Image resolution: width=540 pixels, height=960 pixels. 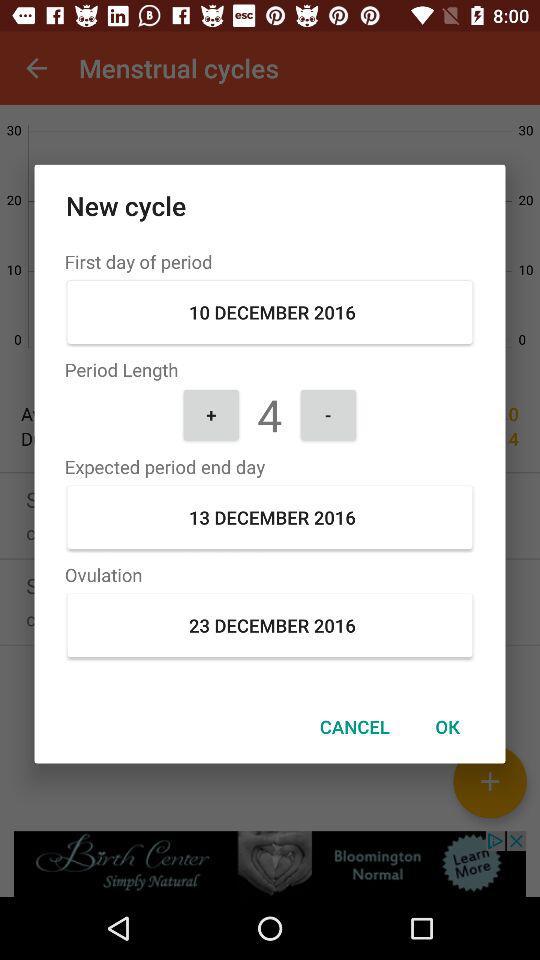 I want to click on the icon to the left of 4 icon, so click(x=210, y=413).